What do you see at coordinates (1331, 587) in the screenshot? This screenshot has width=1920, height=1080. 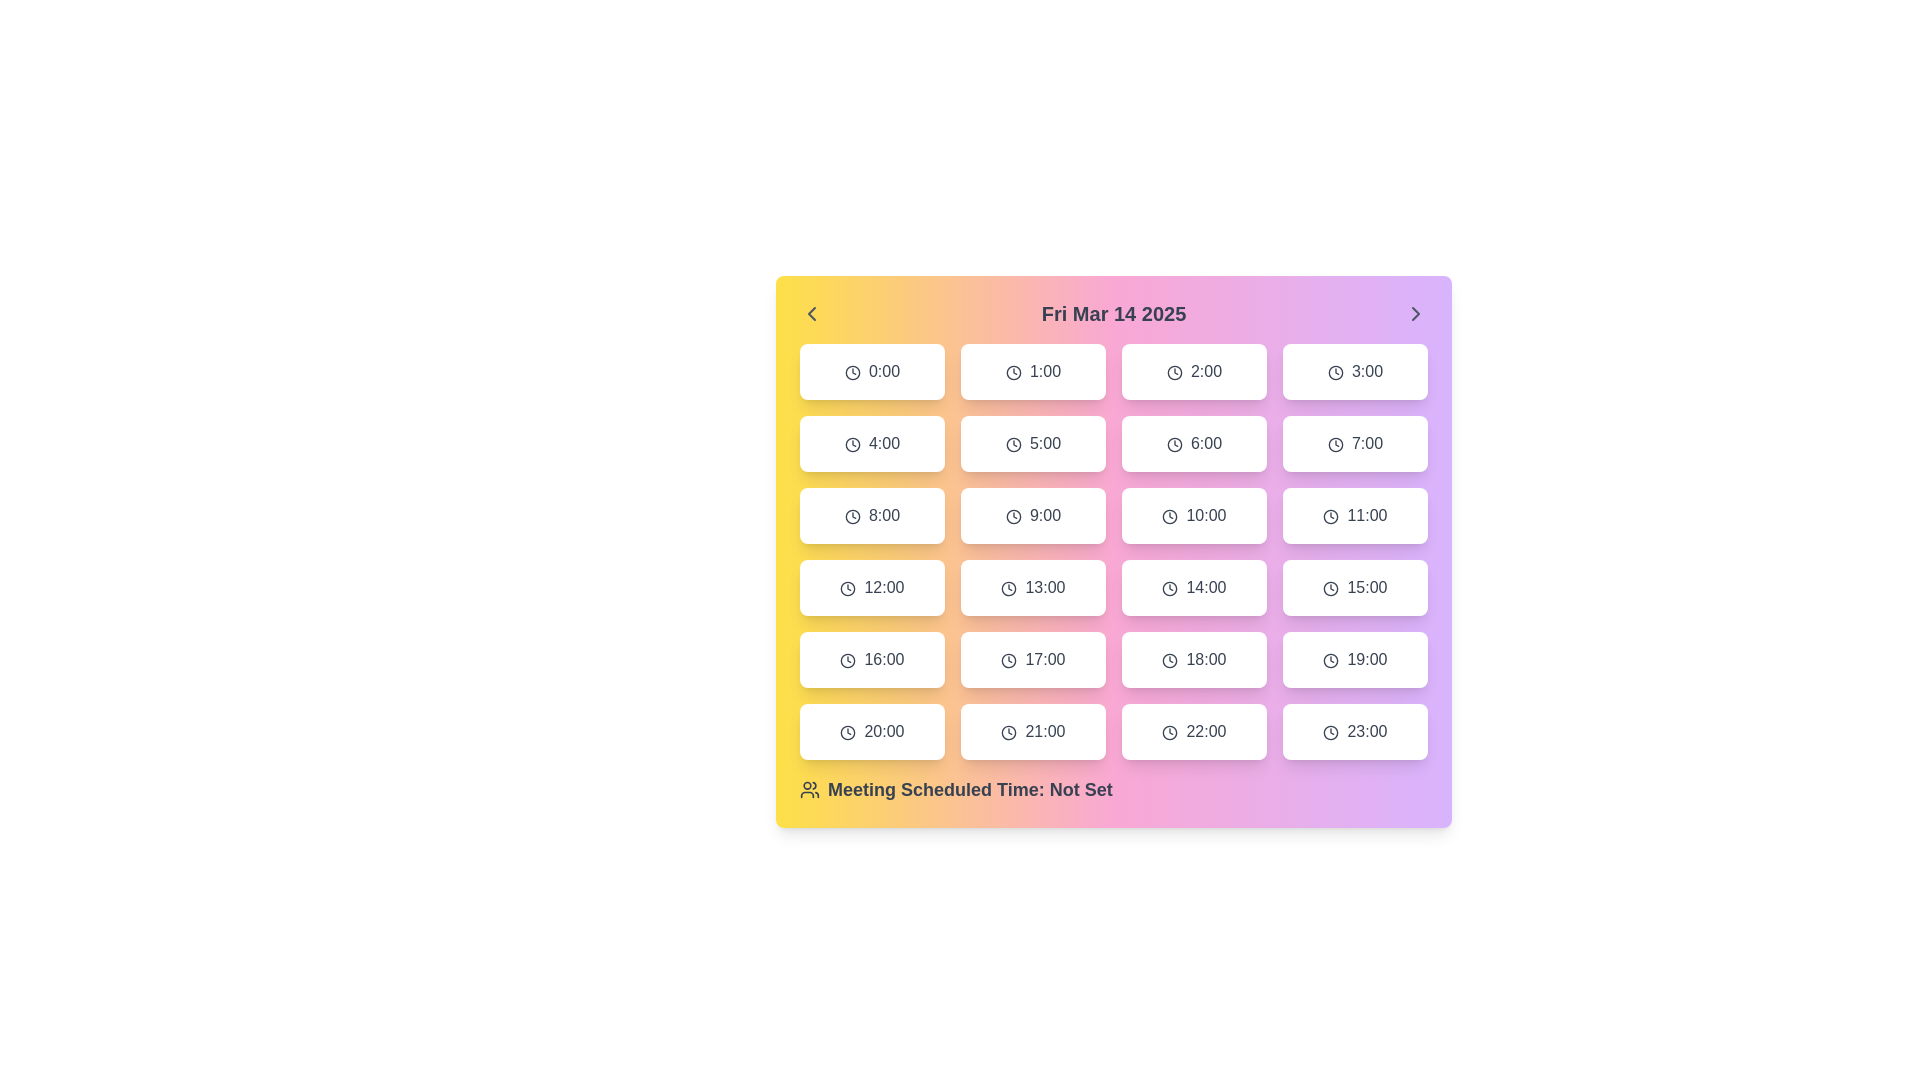 I see `the clock icon, which is a circular outline with a clock hand, located to the left of the '15:00' text in the schedule interface` at bounding box center [1331, 587].